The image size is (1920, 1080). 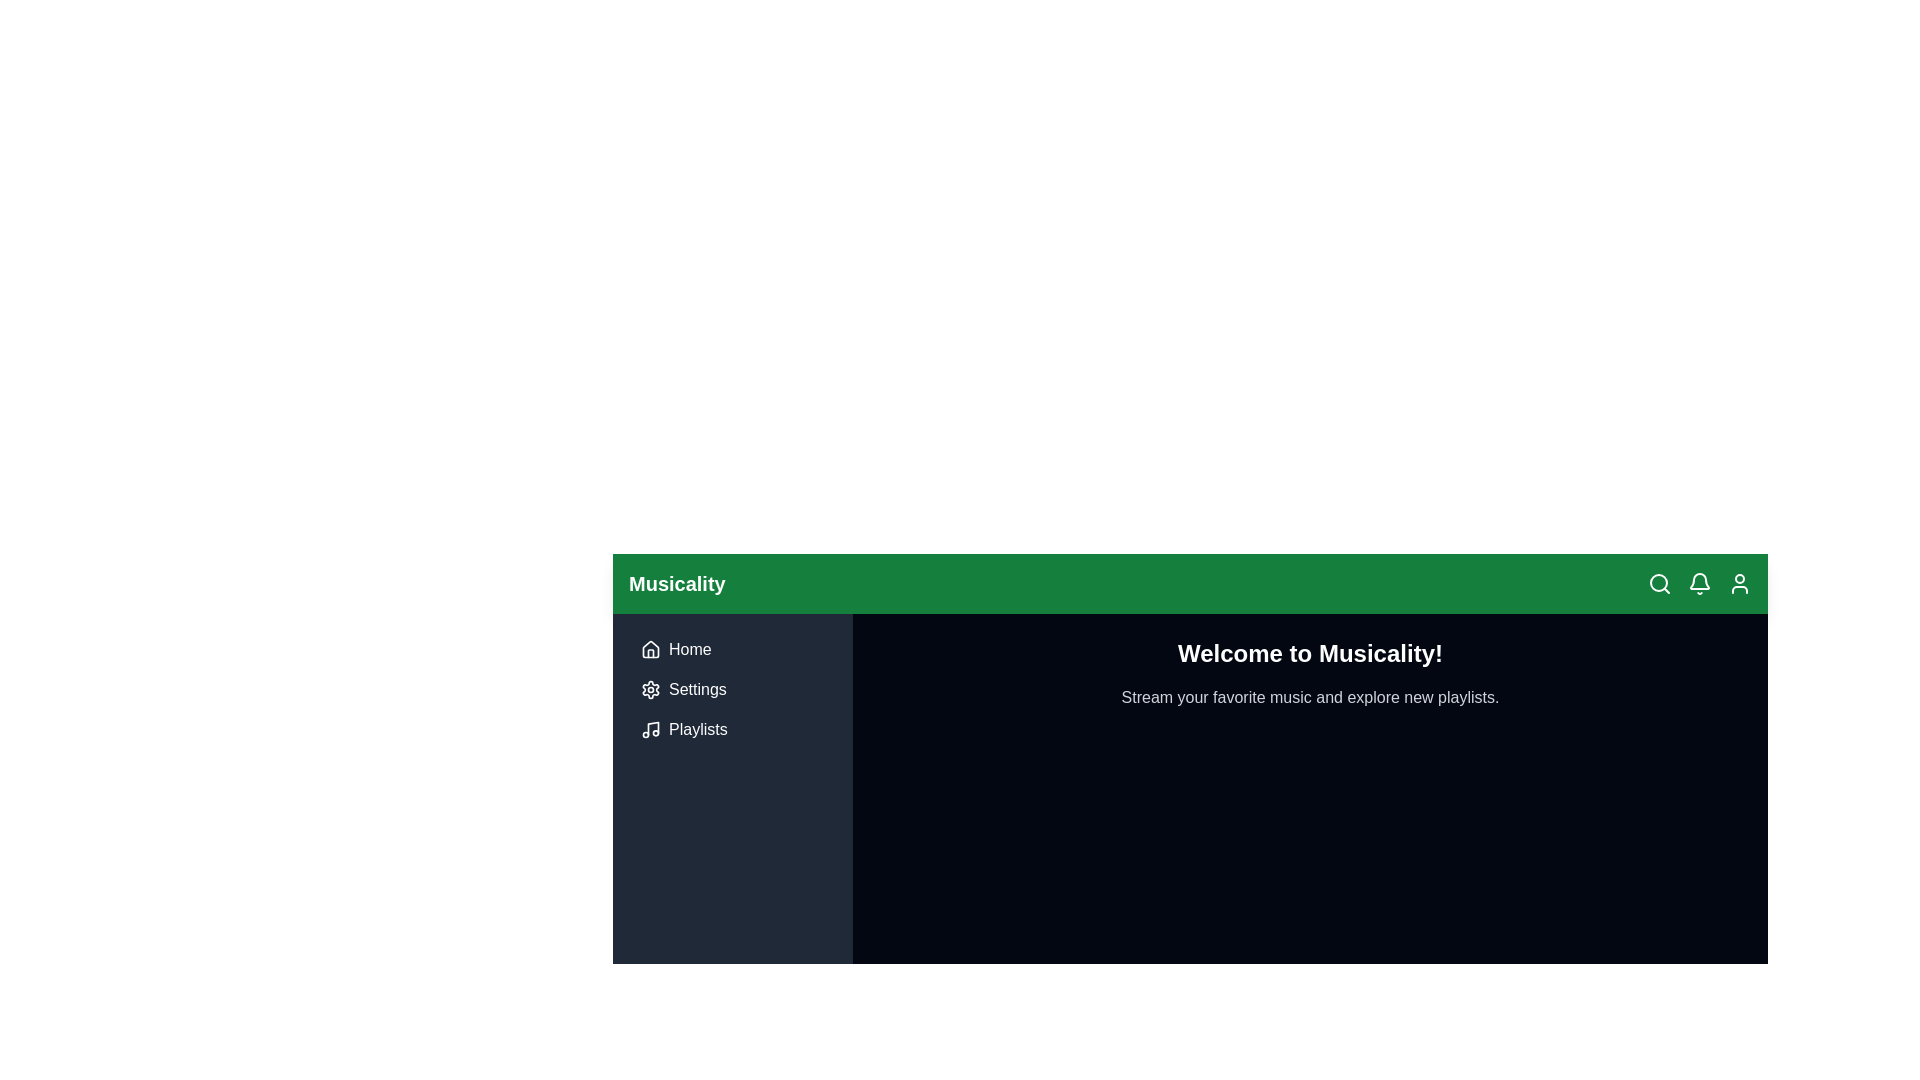 I want to click on the magnifying glass icon located in the top-right corner of the toolbar, so click(x=1660, y=583).